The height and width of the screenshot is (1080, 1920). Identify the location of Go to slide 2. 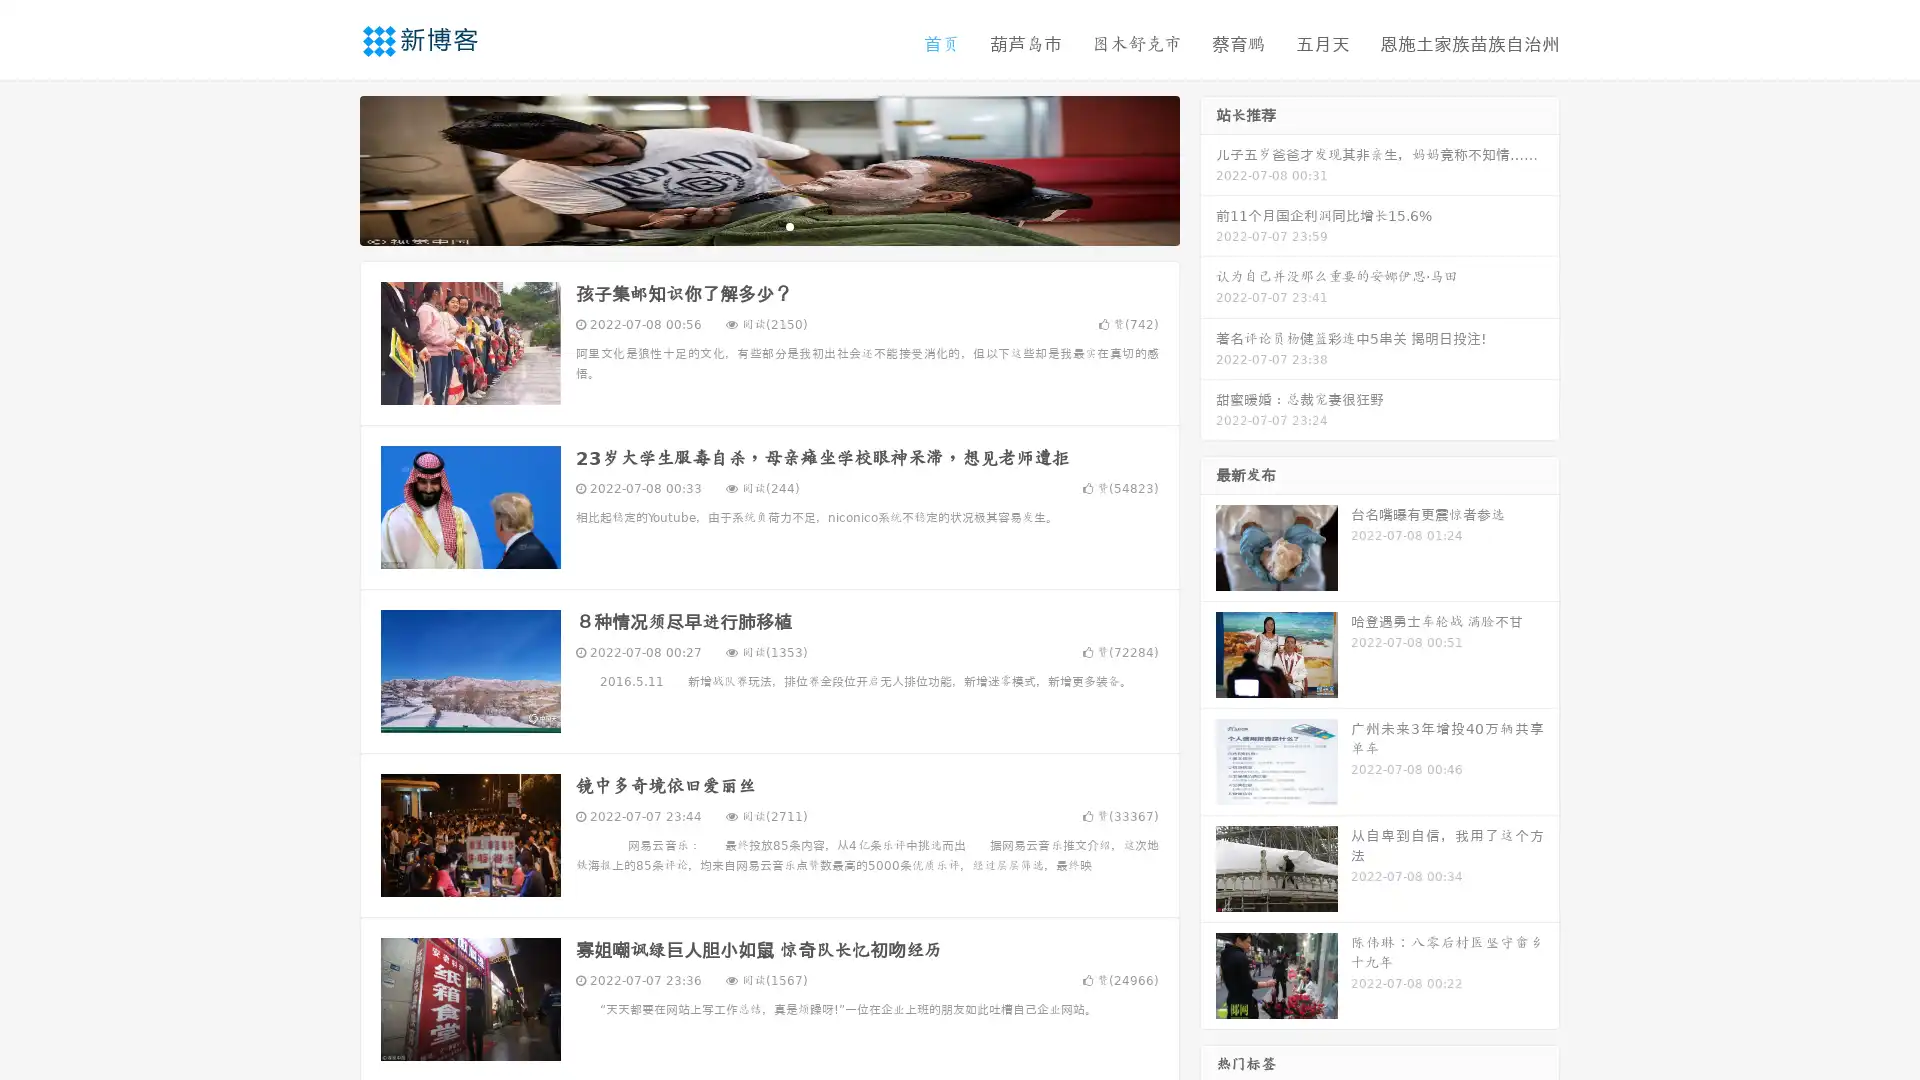
(768, 225).